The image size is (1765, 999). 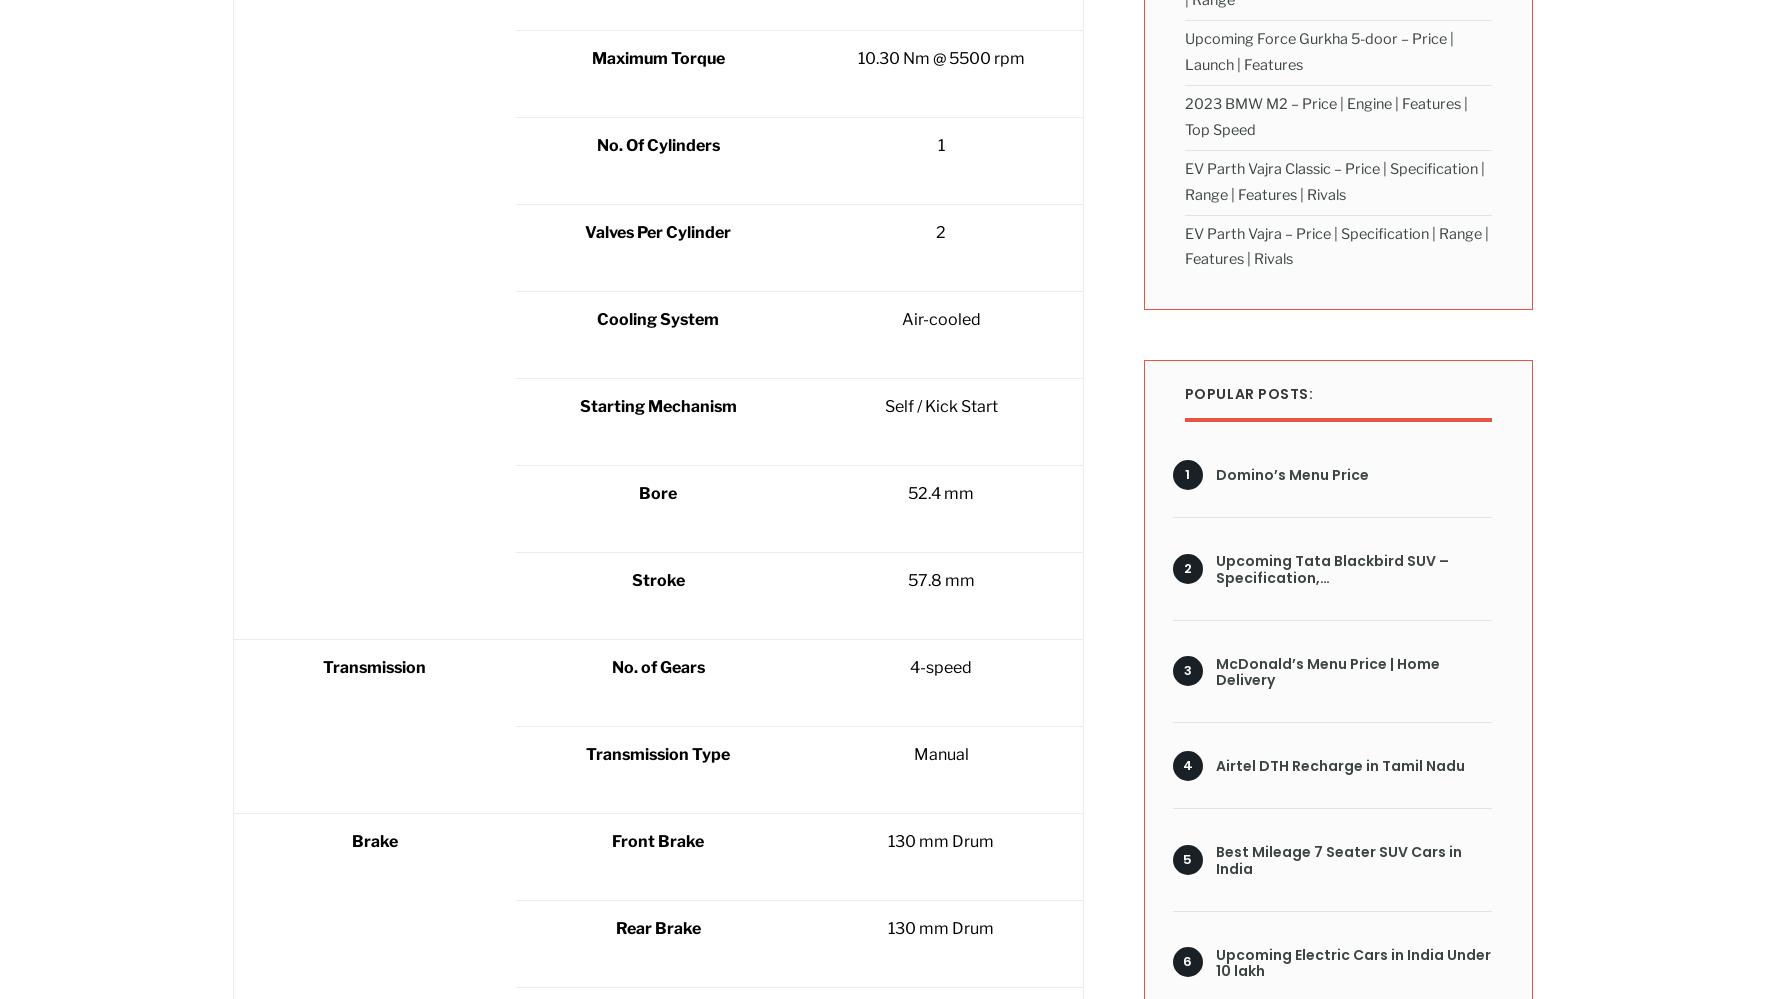 What do you see at coordinates (656, 493) in the screenshot?
I see `'Bore'` at bounding box center [656, 493].